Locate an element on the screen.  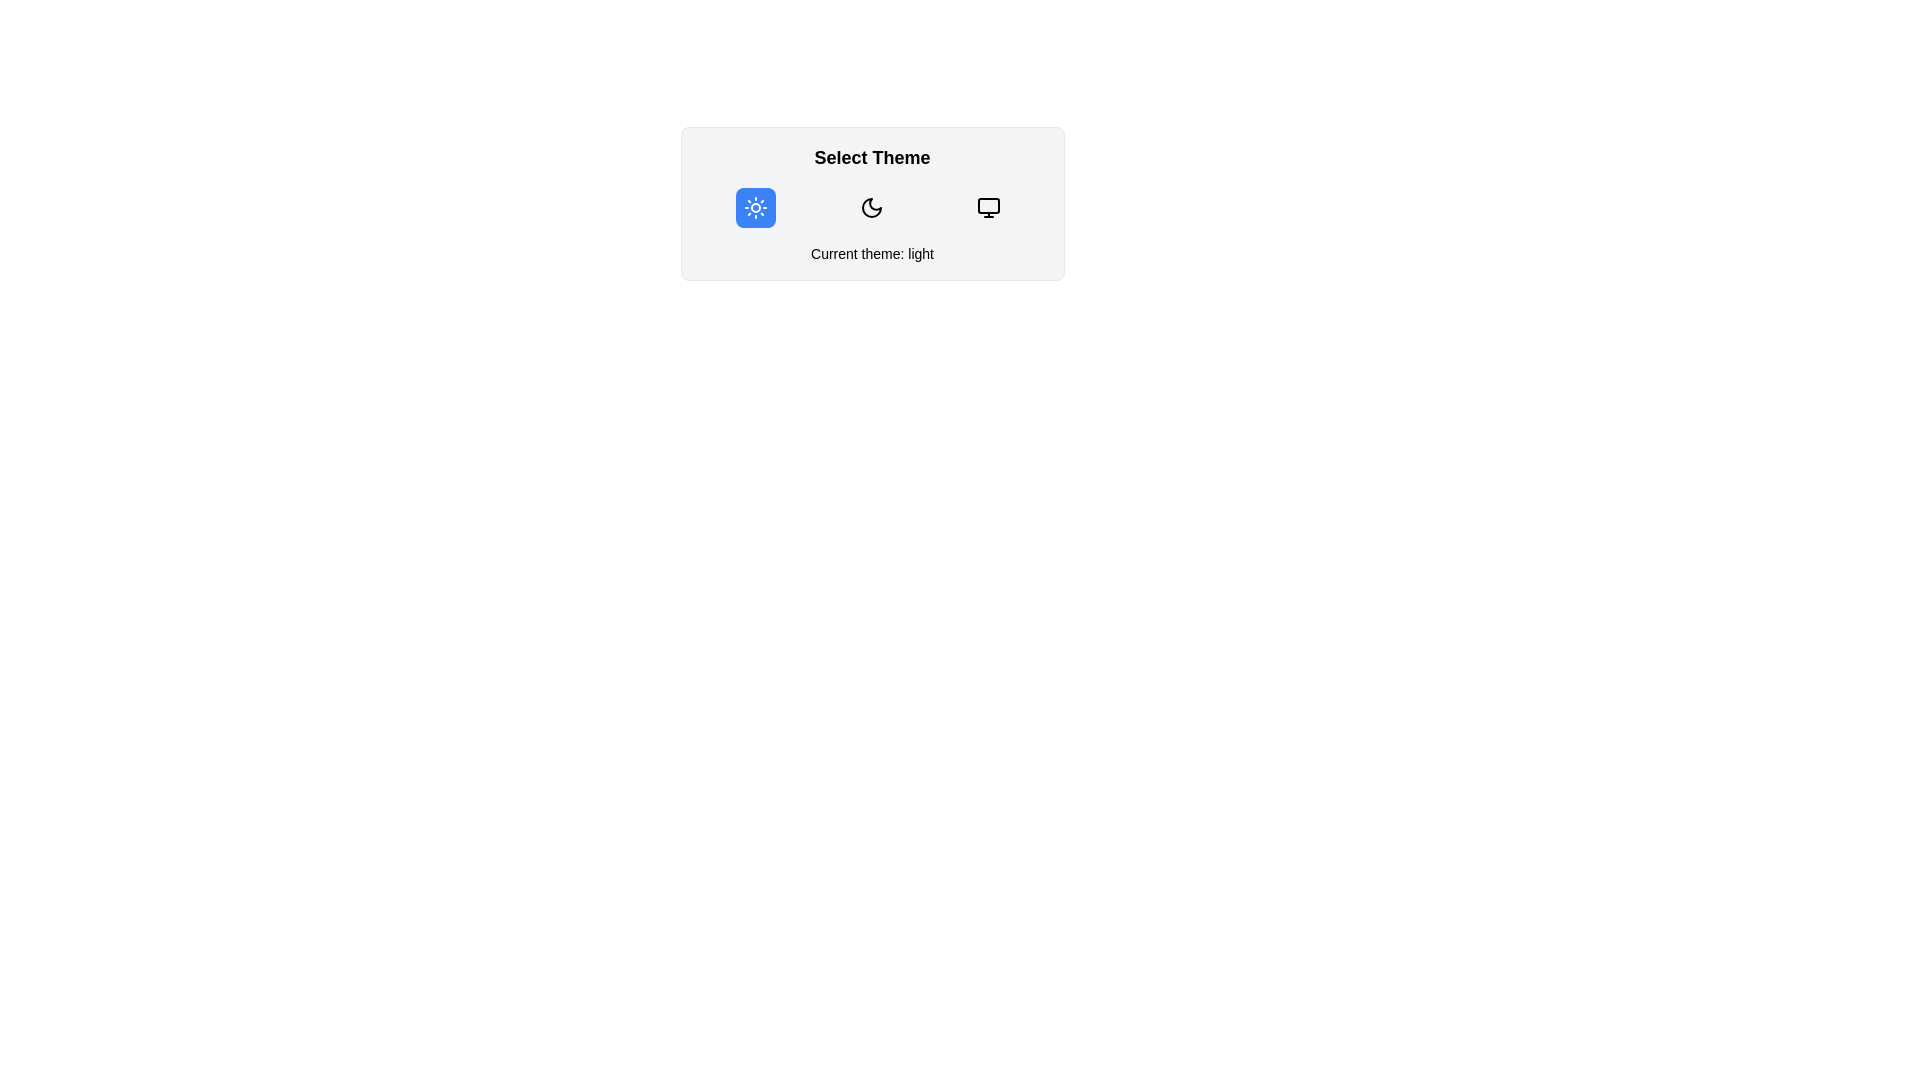
the crescent moon icon in the 'Select Theme' section is located at coordinates (872, 208).